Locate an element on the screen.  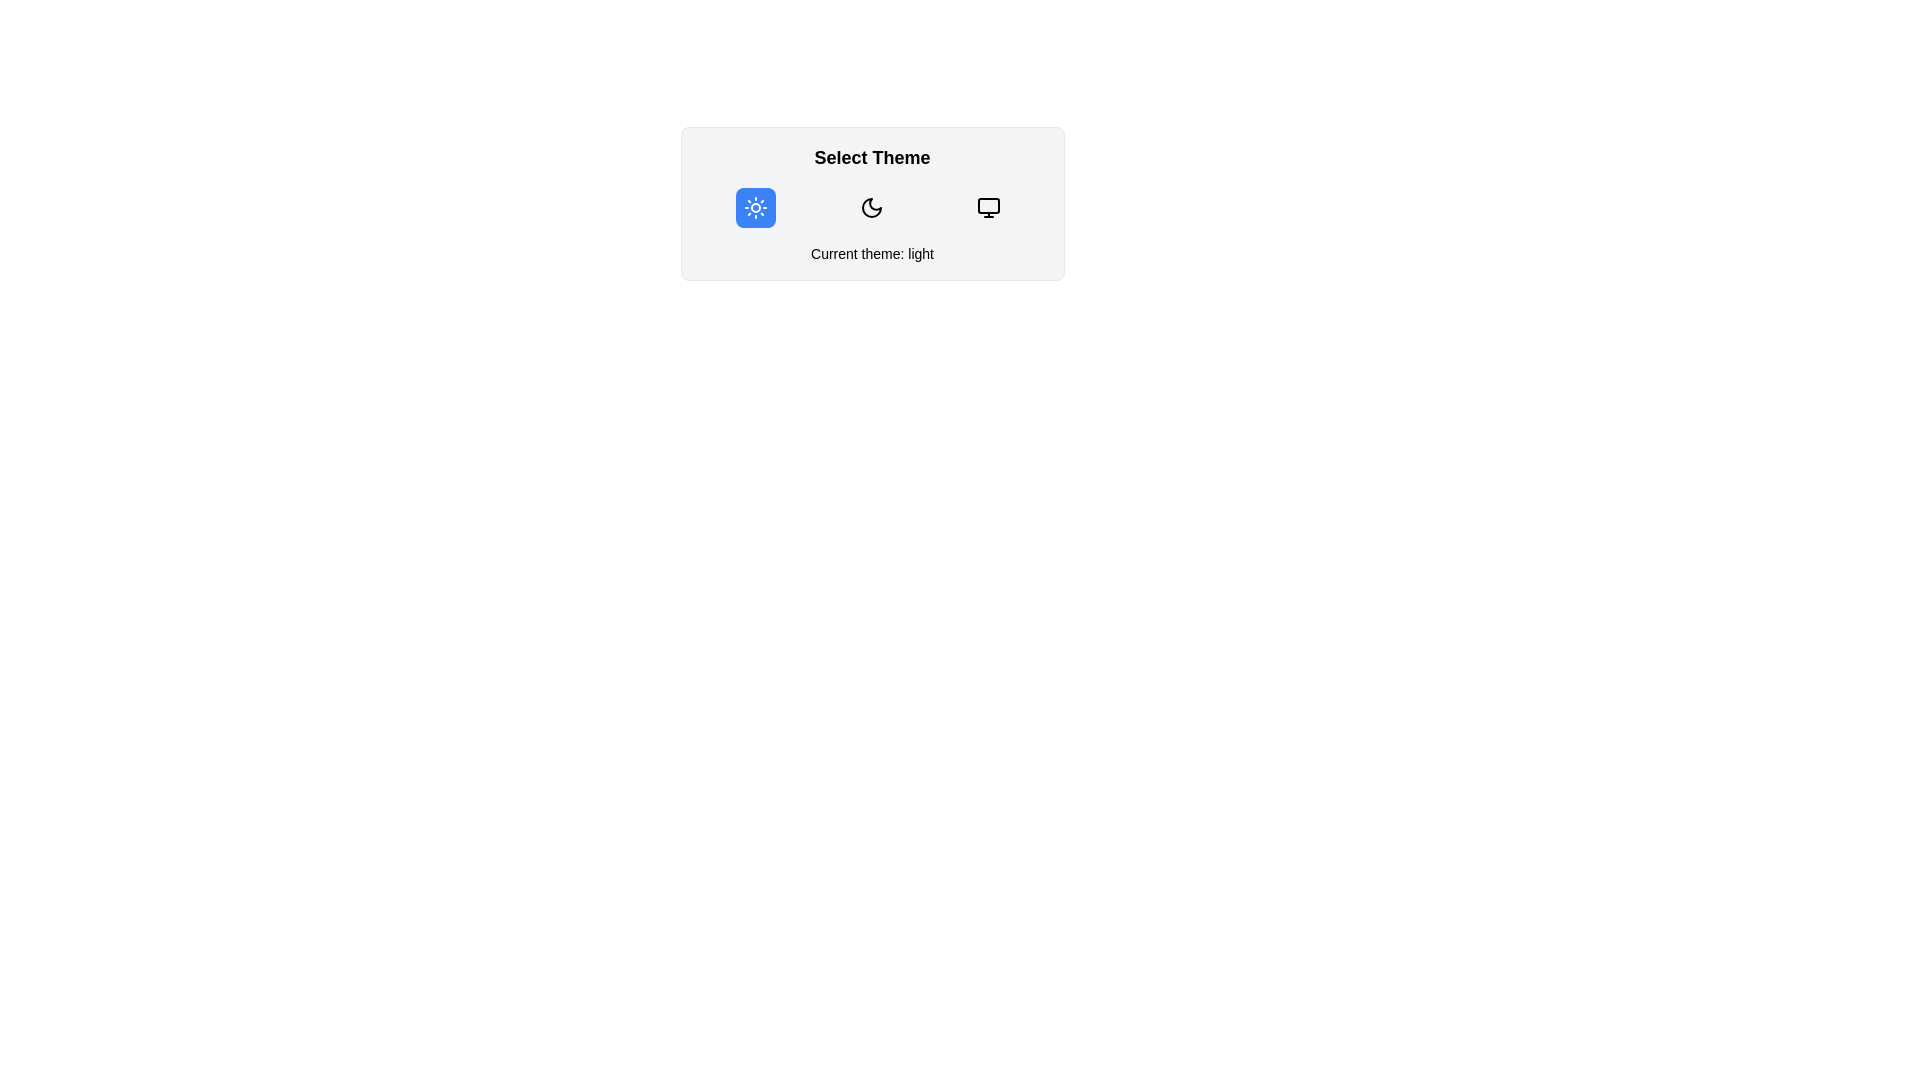
the crescent moon icon in the 'Select Theme' section is located at coordinates (872, 208).